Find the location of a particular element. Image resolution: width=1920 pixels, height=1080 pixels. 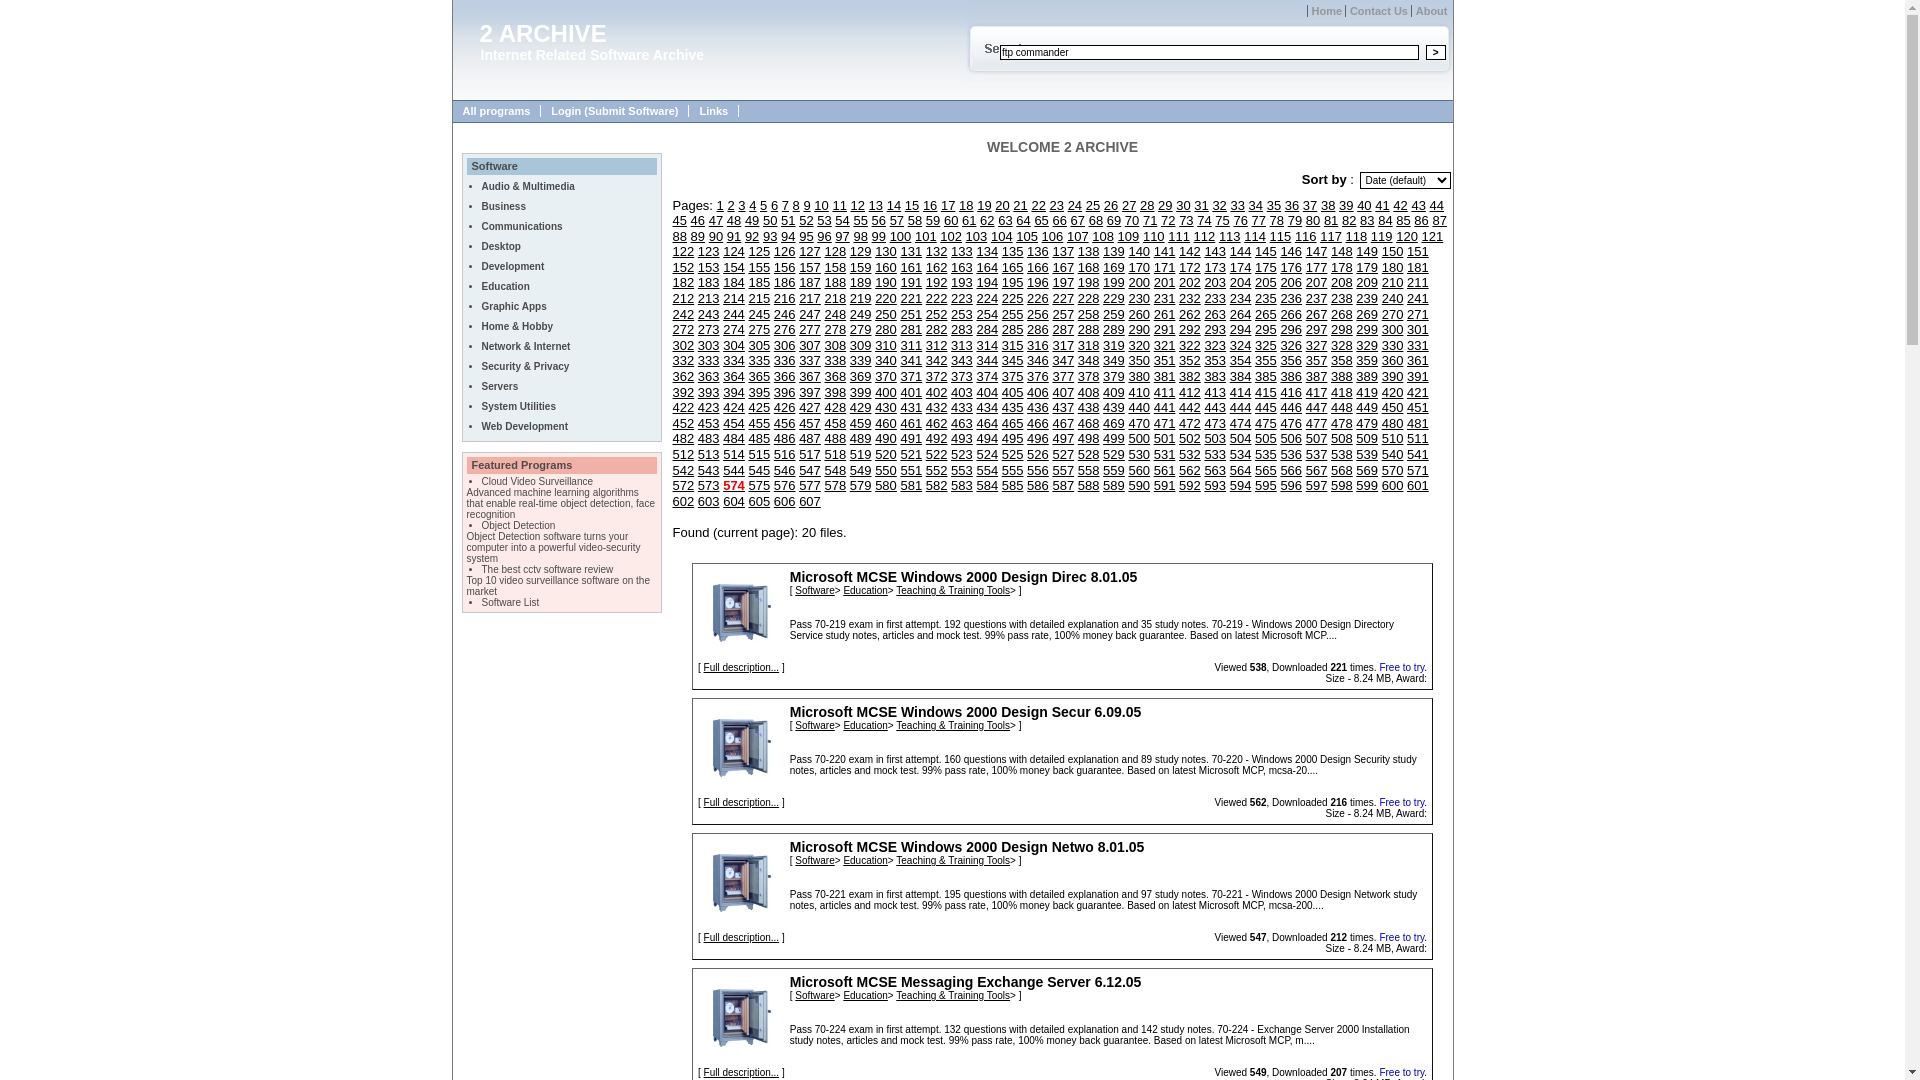

'145' is located at coordinates (1253, 250).